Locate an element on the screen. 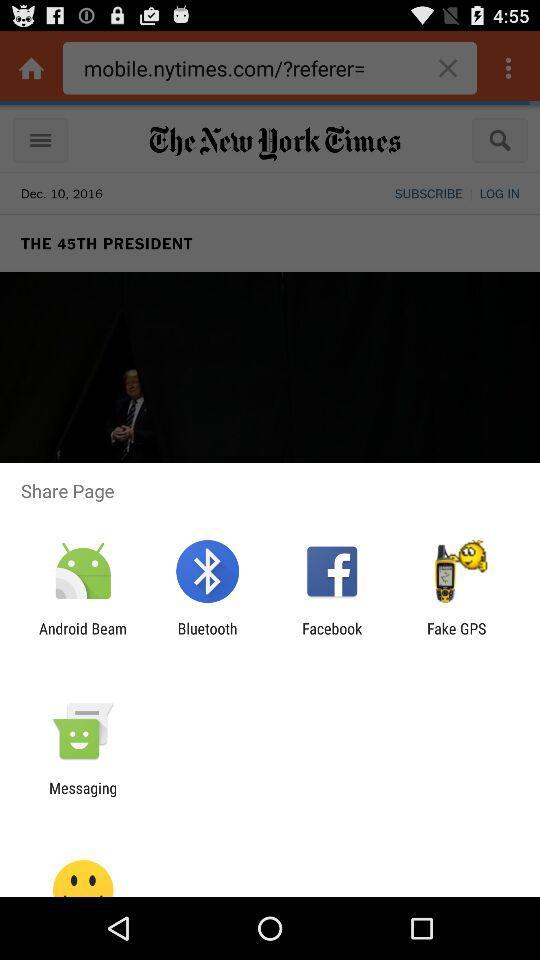  the android beam icon is located at coordinates (82, 636).